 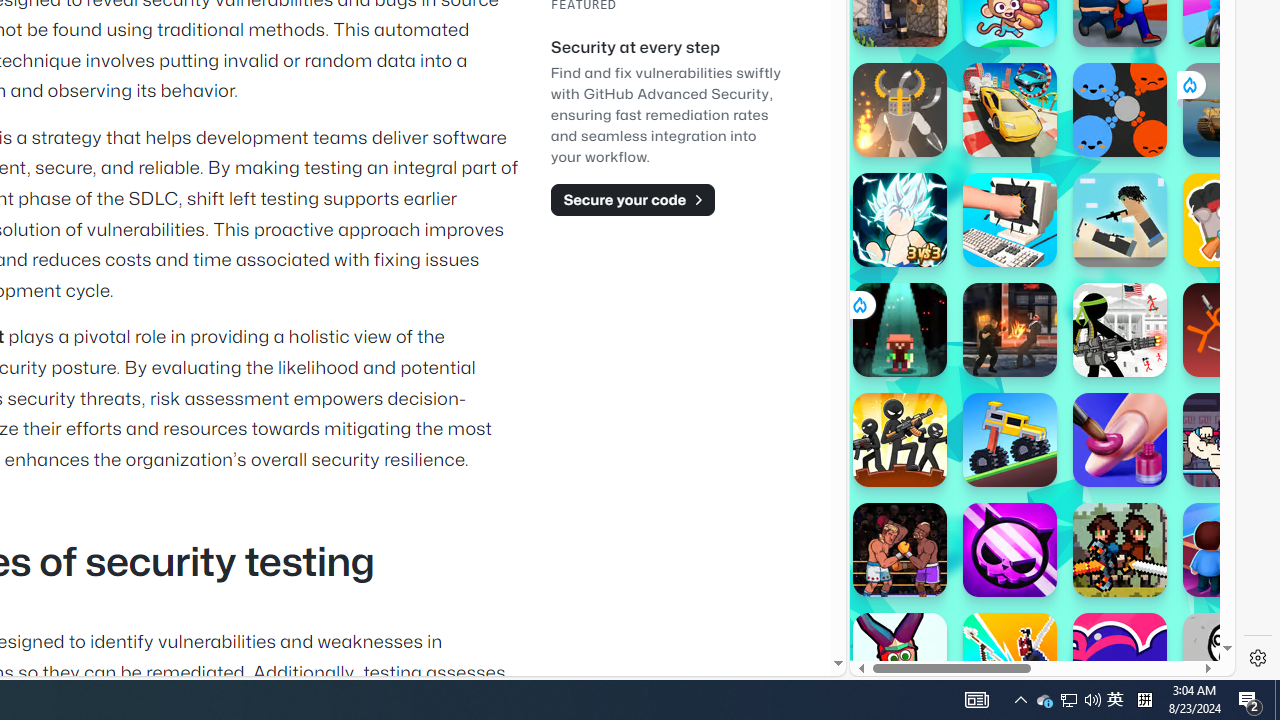 I want to click on 'Drive Mad Drive Mad', so click(x=1009, y=438).